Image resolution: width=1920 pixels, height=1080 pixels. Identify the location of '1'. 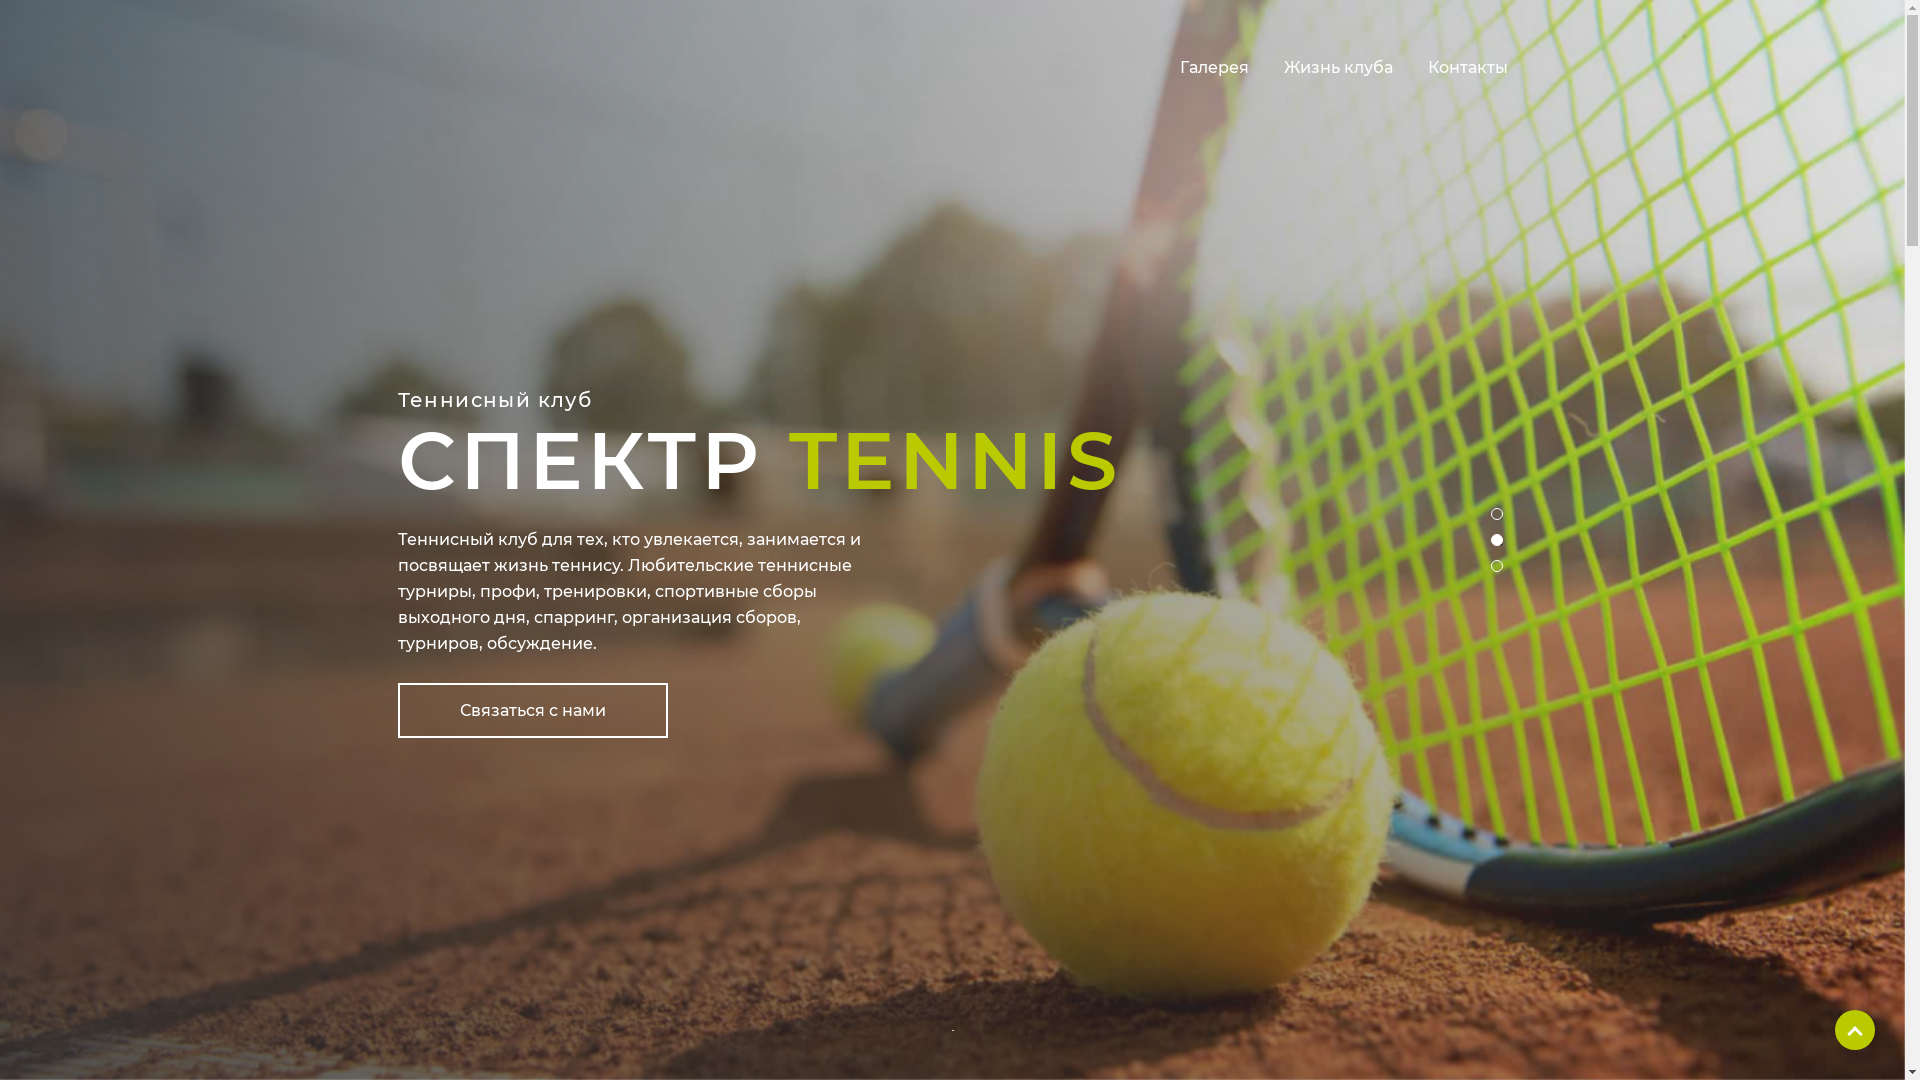
(1502, 518).